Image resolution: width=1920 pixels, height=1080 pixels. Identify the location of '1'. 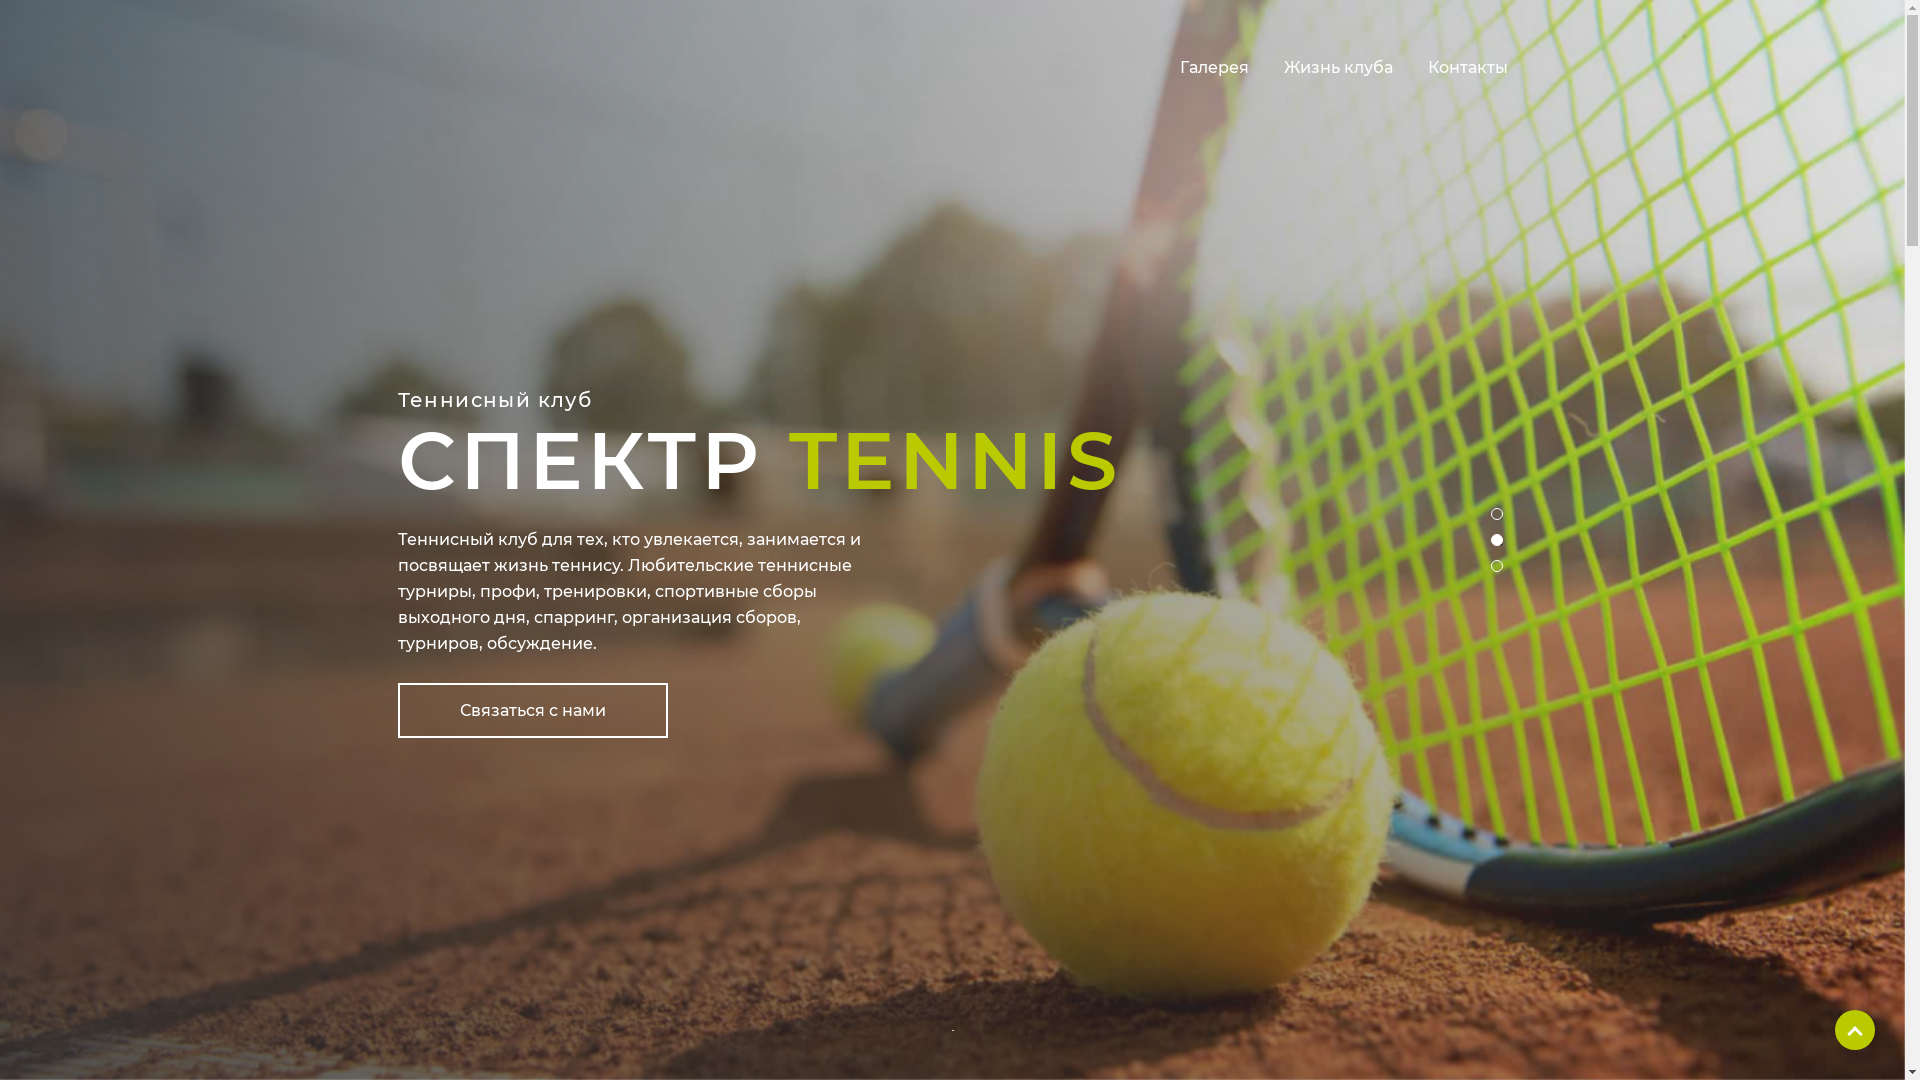
(1502, 518).